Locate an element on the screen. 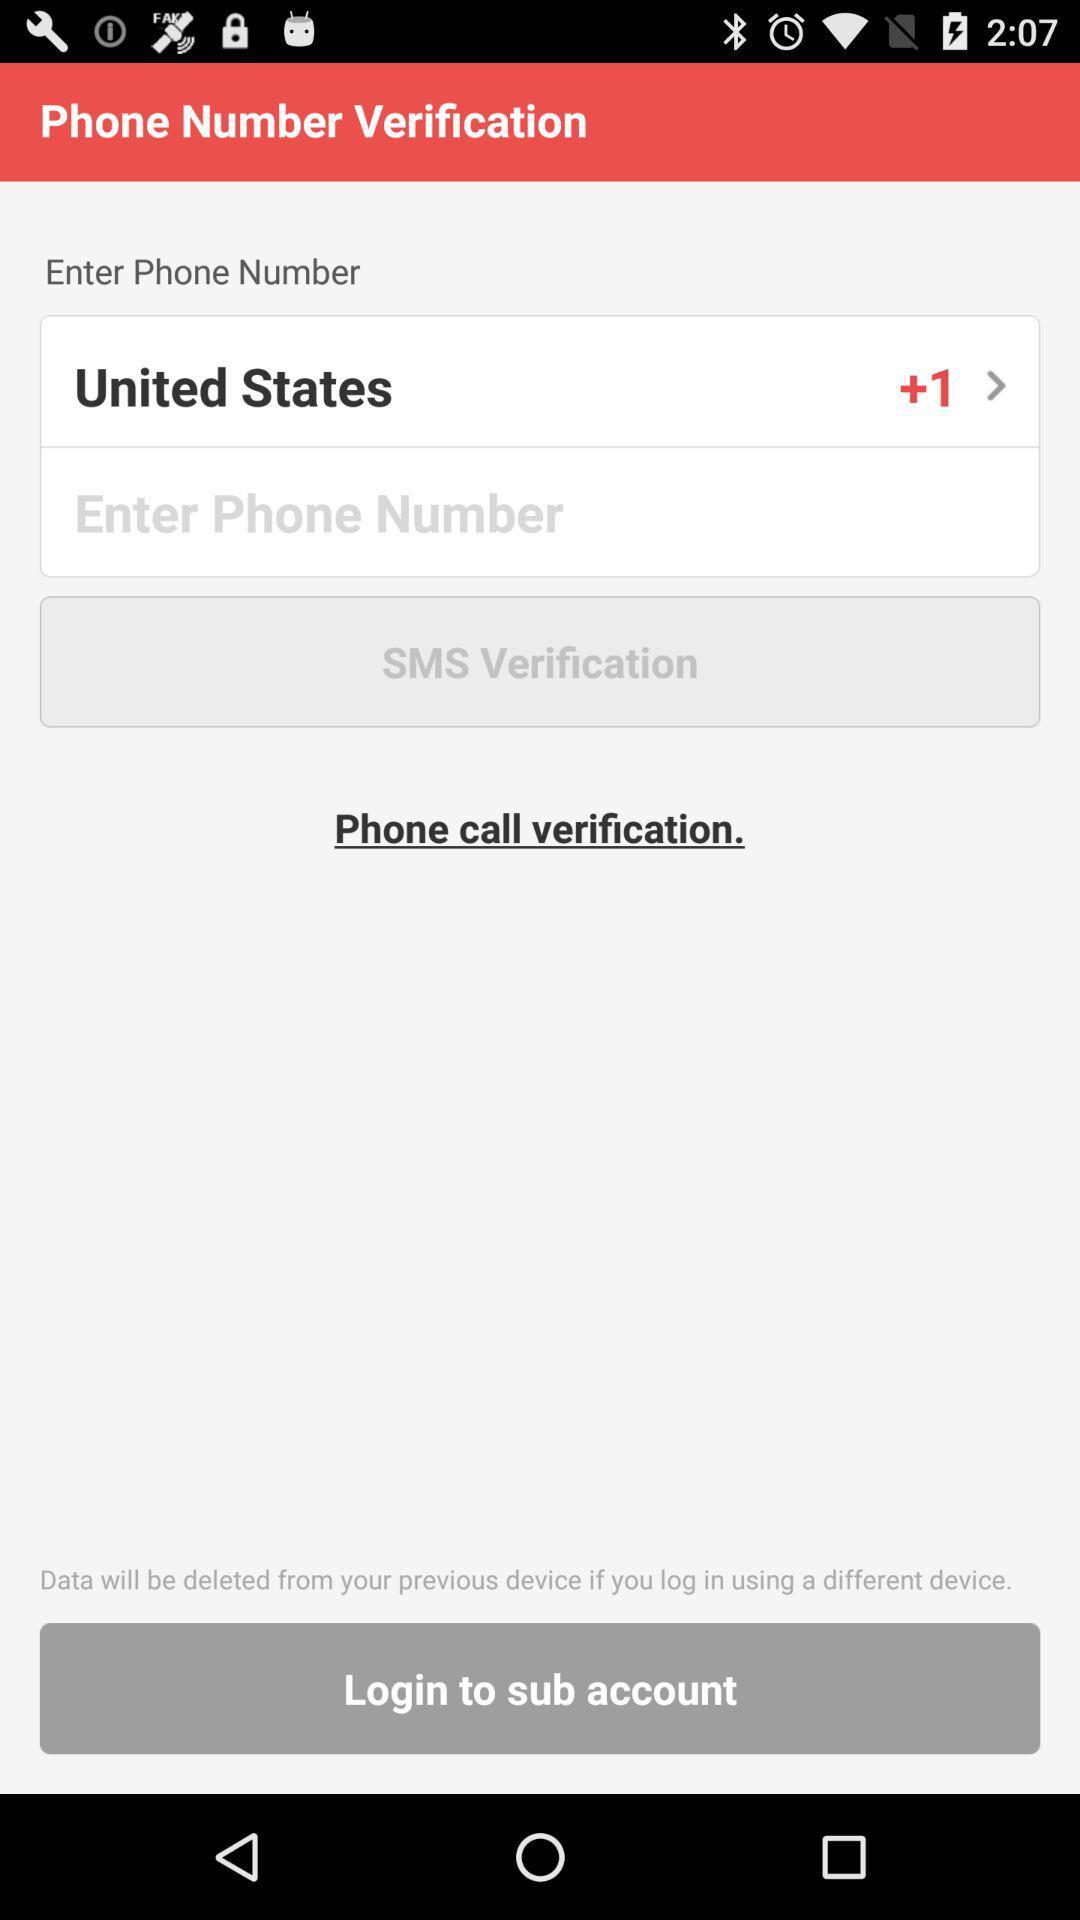 Image resolution: width=1080 pixels, height=1920 pixels. phone number entry is located at coordinates (542, 511).